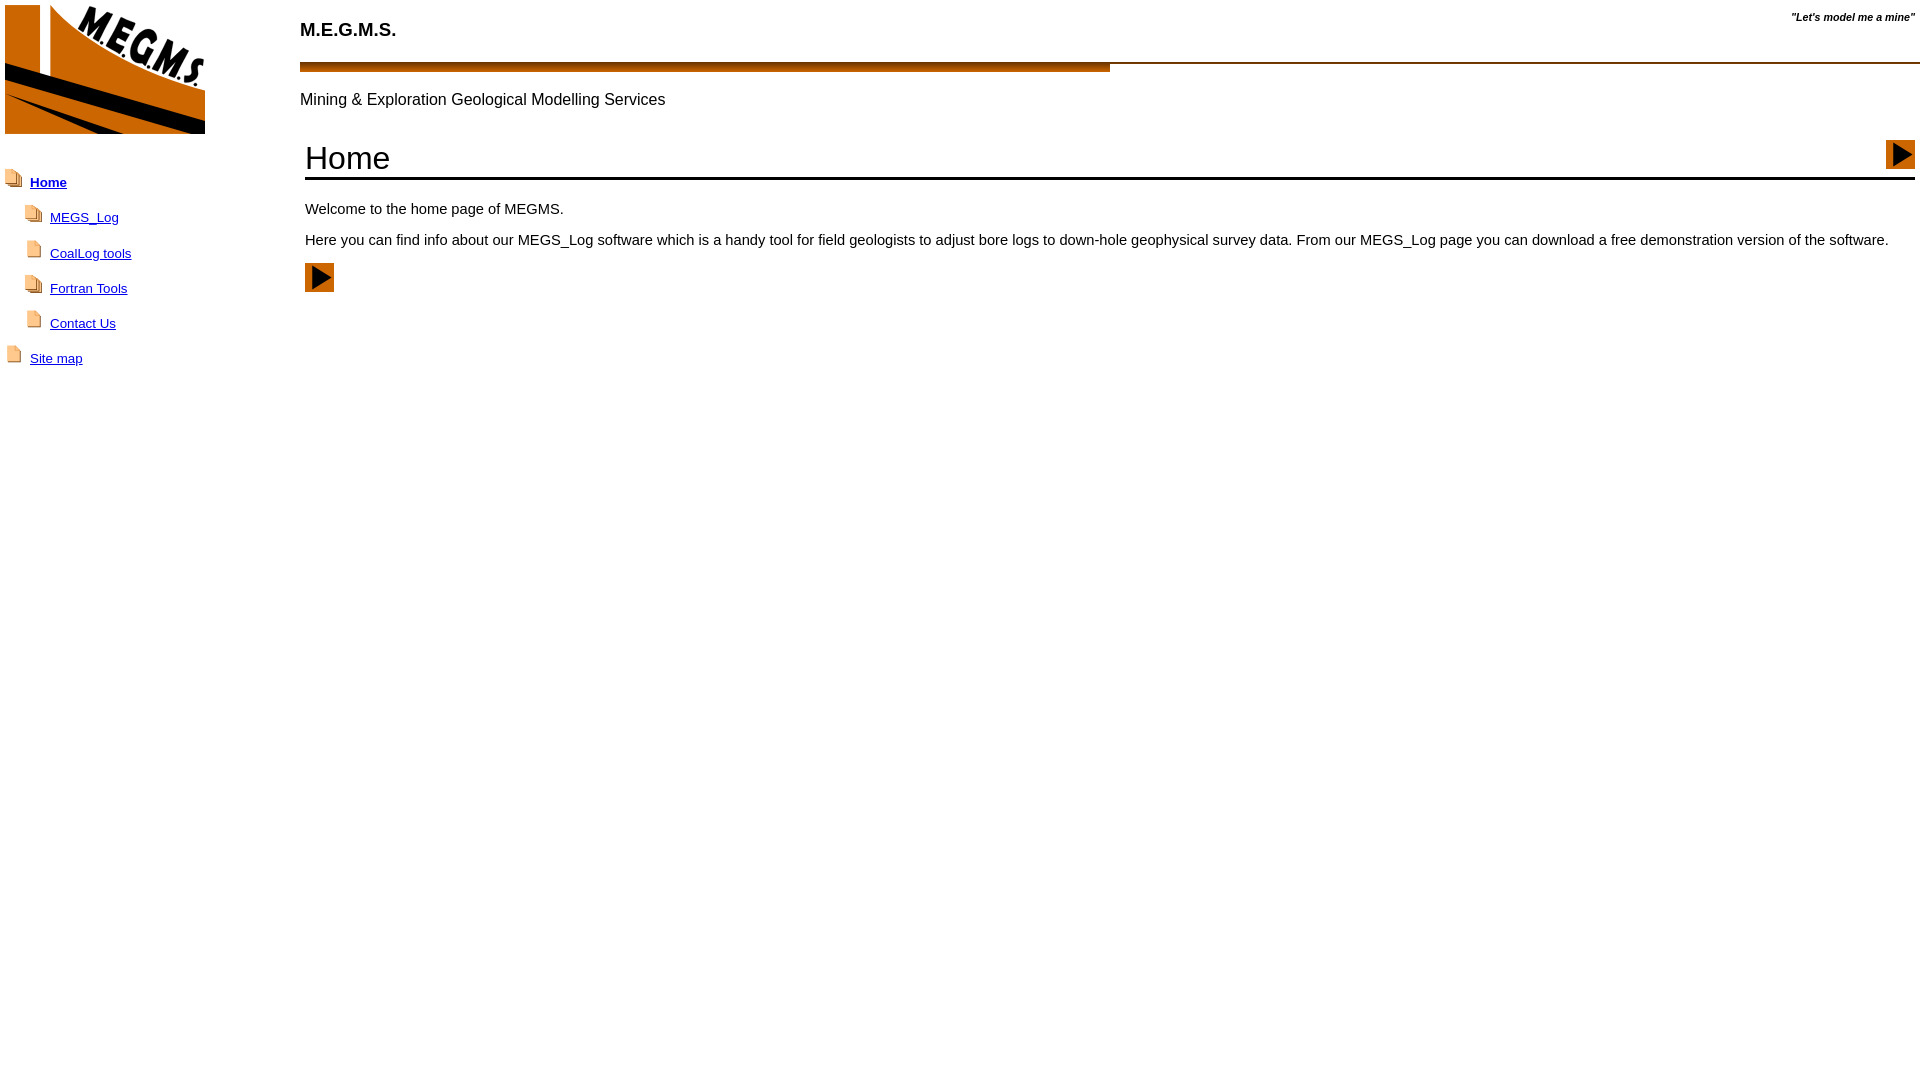 This screenshot has width=1920, height=1080. What do you see at coordinates (83, 217) in the screenshot?
I see `'MEGS_Log'` at bounding box center [83, 217].